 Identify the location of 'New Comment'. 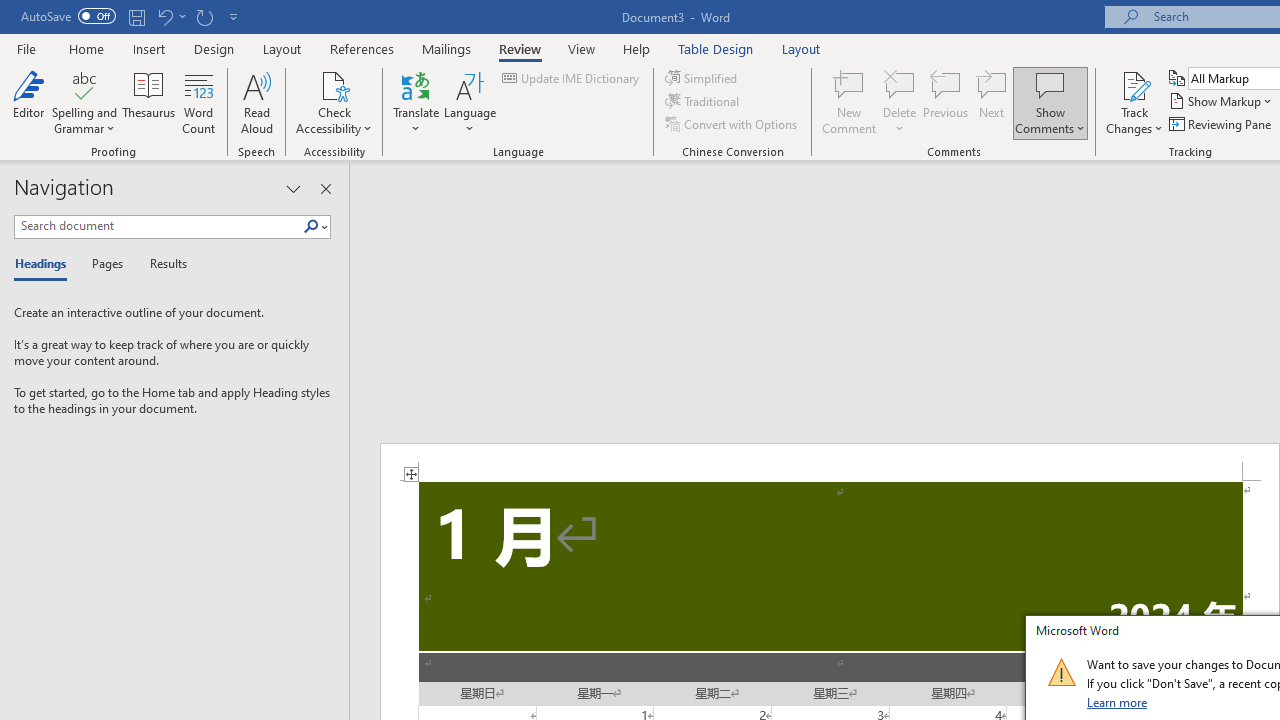
(849, 103).